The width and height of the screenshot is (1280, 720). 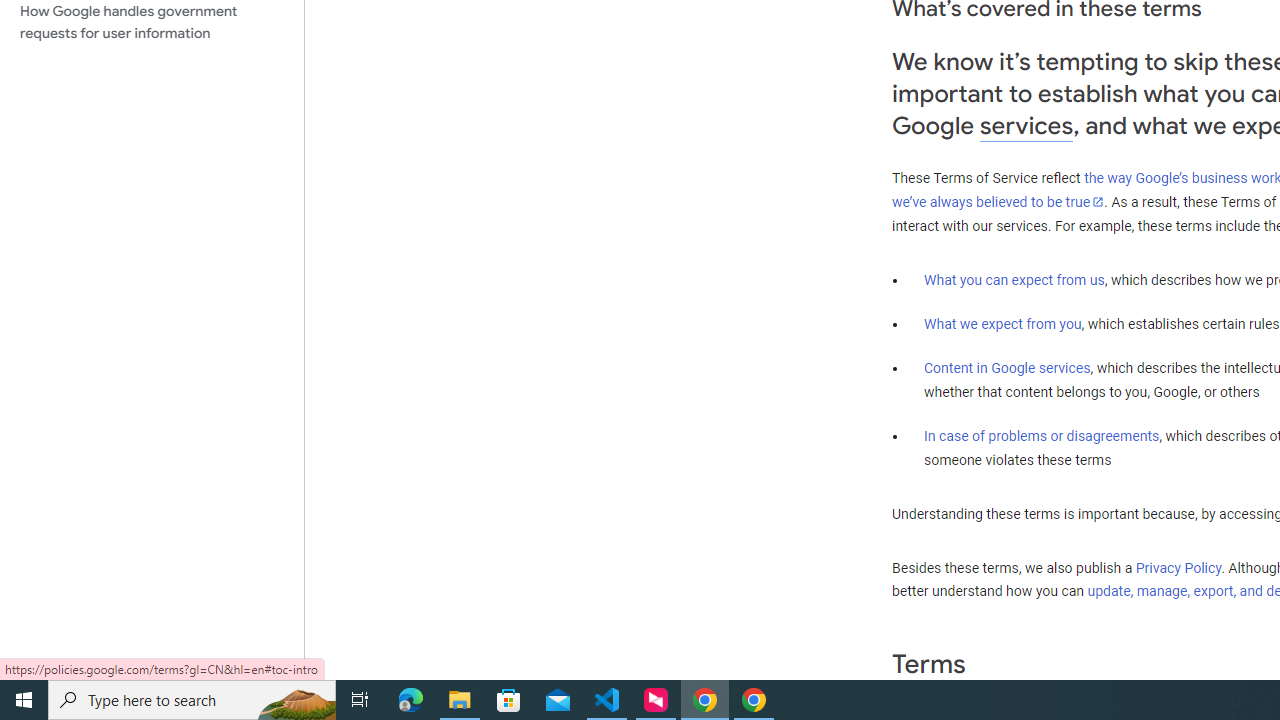 What do you see at coordinates (1002, 323) in the screenshot?
I see `'What we expect from you'` at bounding box center [1002, 323].